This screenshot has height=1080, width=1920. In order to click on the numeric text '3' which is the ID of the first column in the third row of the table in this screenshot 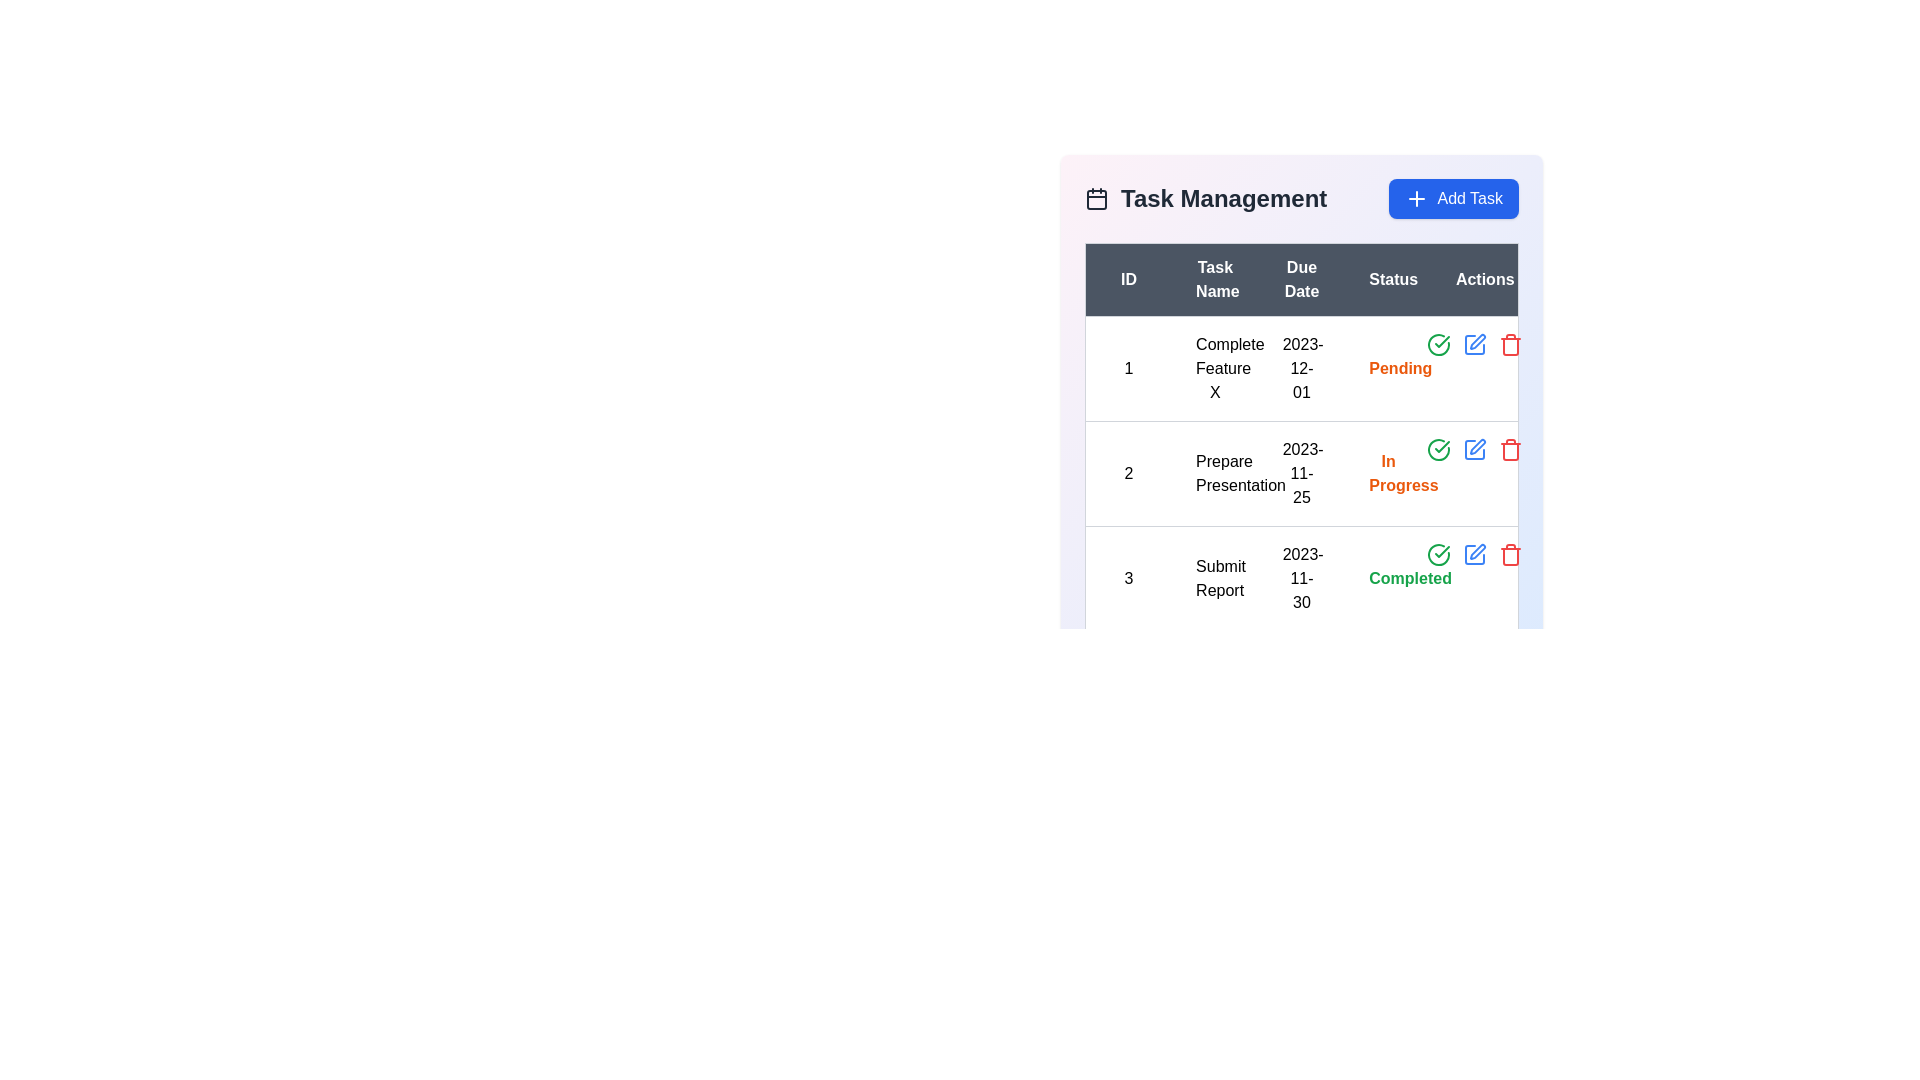, I will do `click(1128, 578)`.